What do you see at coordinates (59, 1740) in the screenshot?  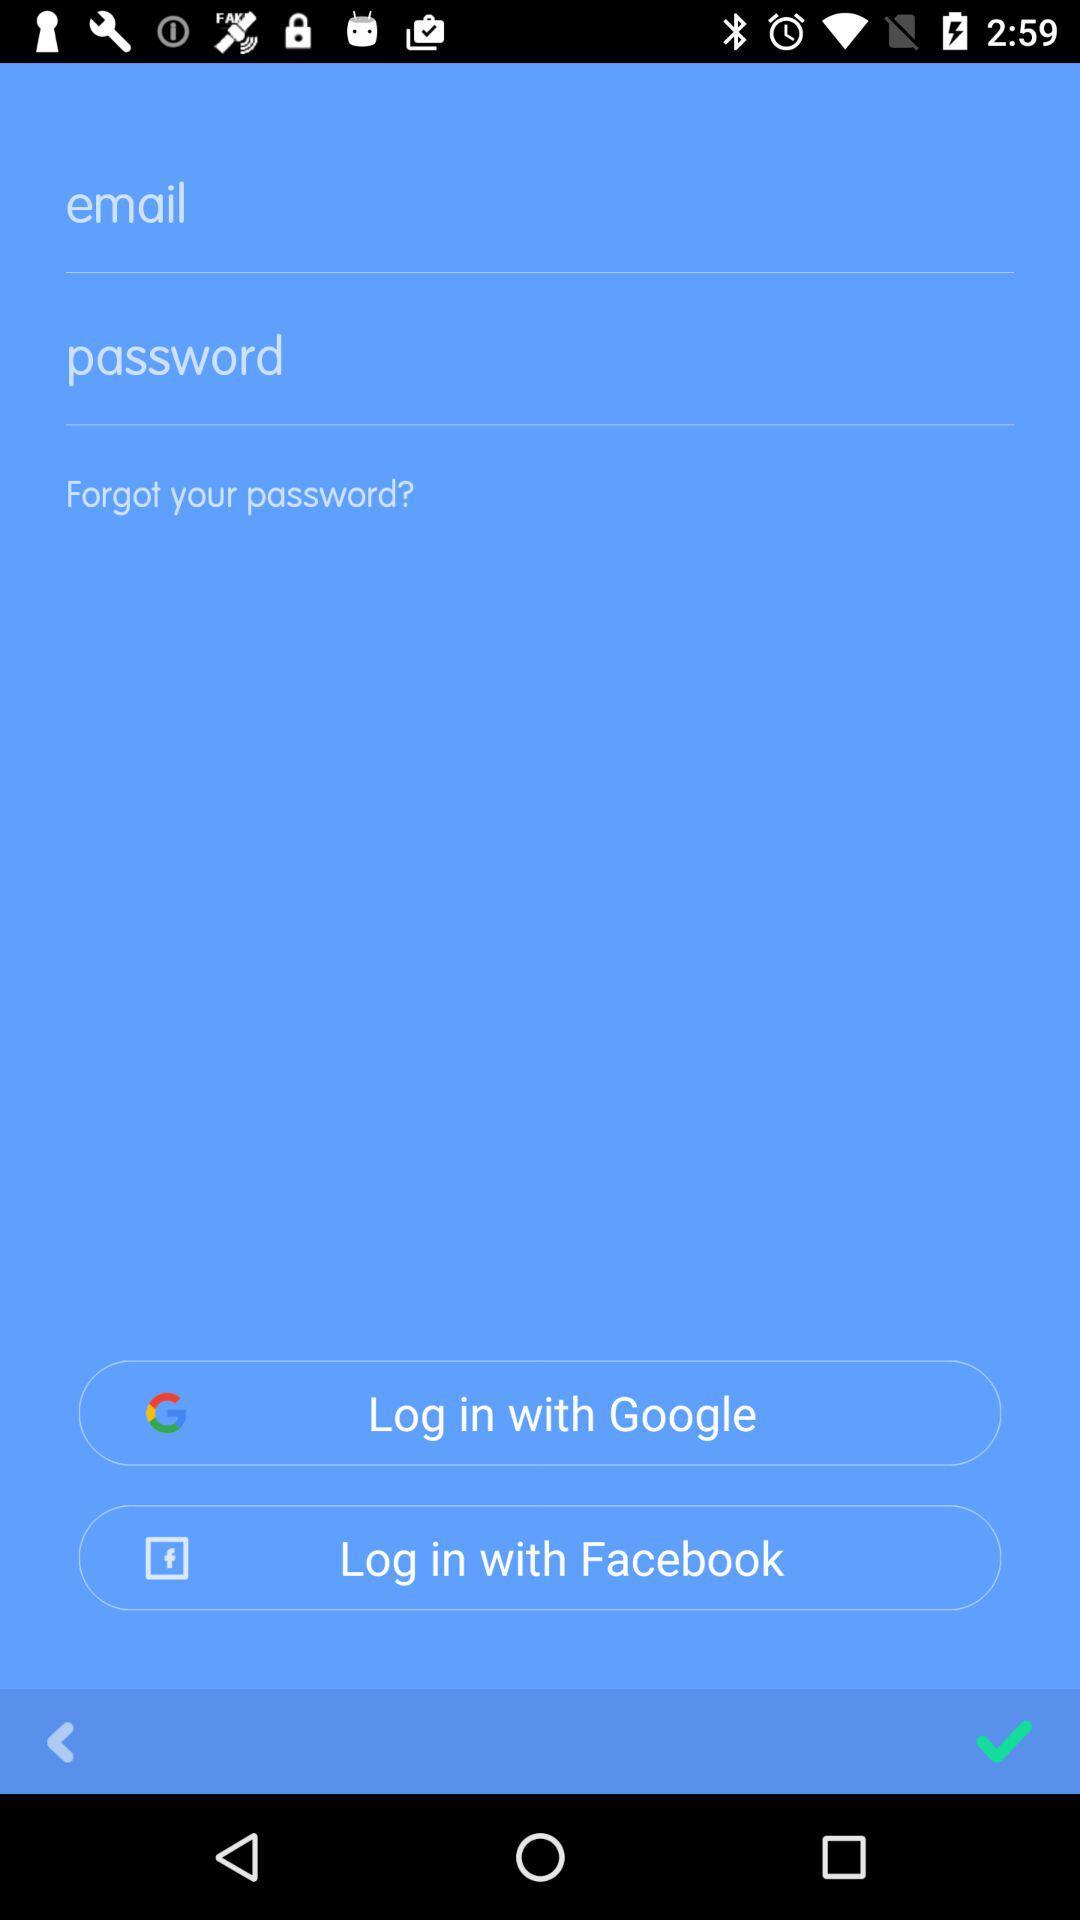 I see `icon below log in with item` at bounding box center [59, 1740].